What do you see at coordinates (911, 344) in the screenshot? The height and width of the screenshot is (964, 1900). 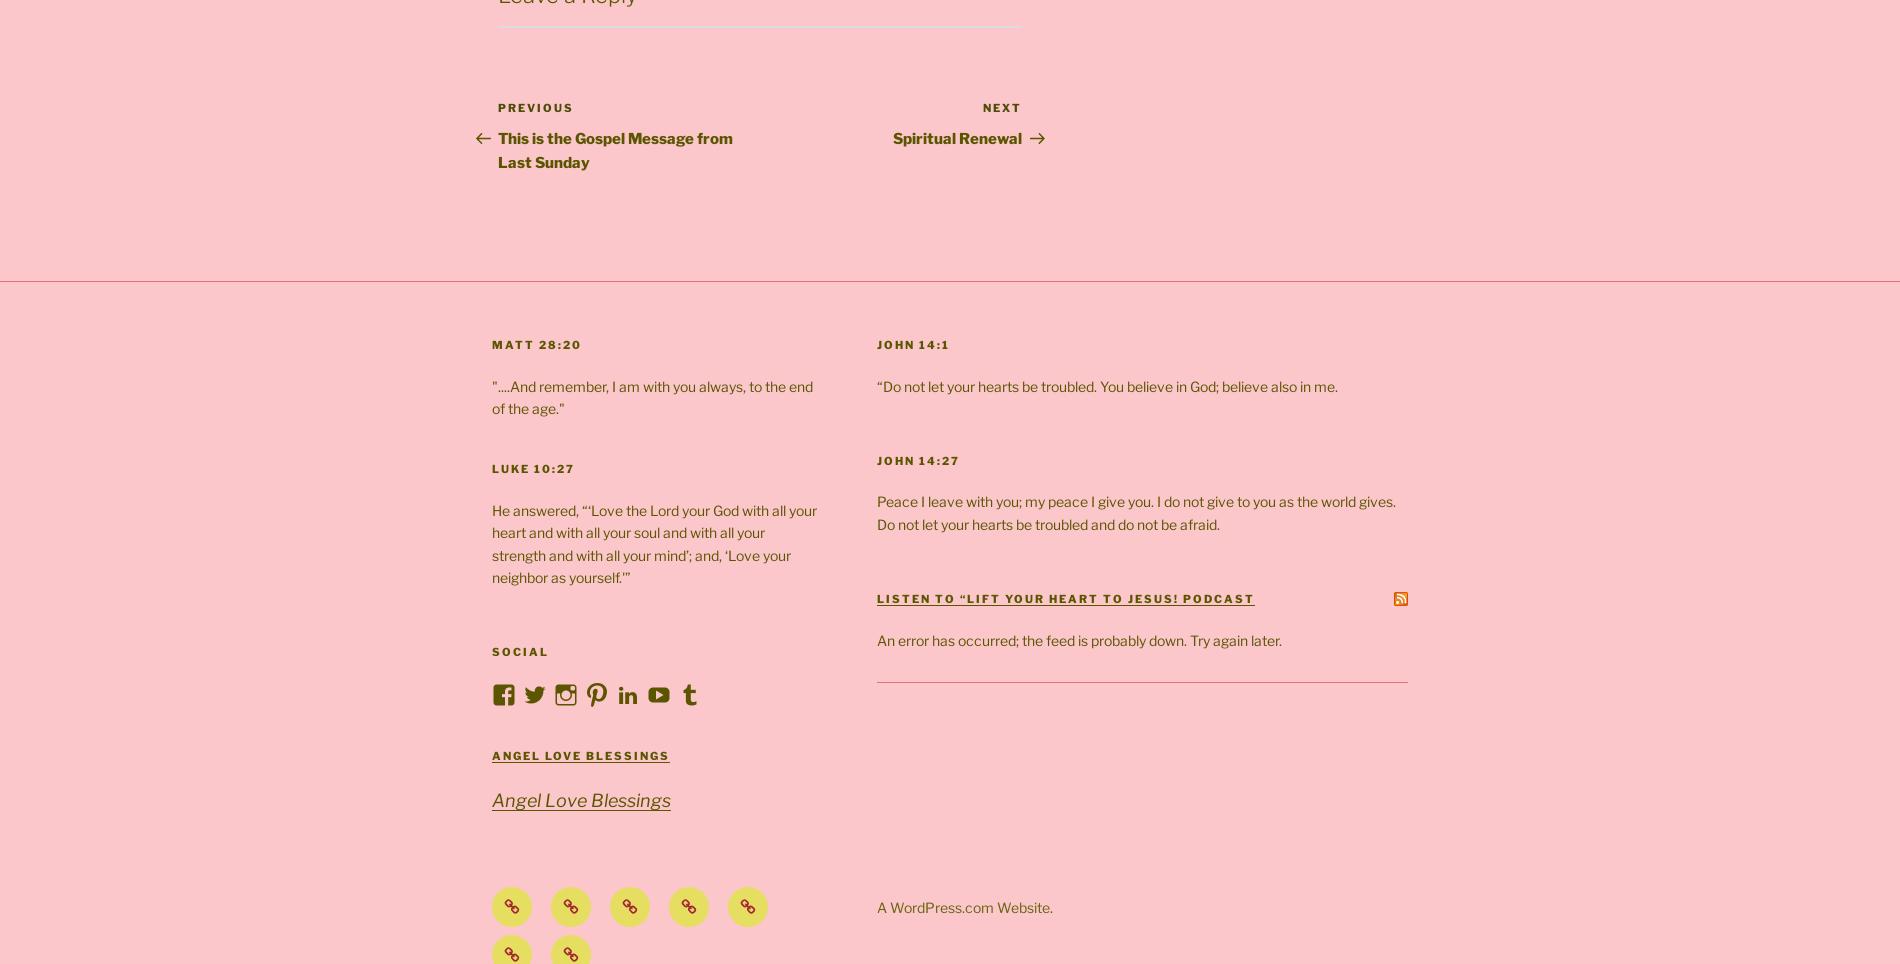 I see `'John 14:1'` at bounding box center [911, 344].